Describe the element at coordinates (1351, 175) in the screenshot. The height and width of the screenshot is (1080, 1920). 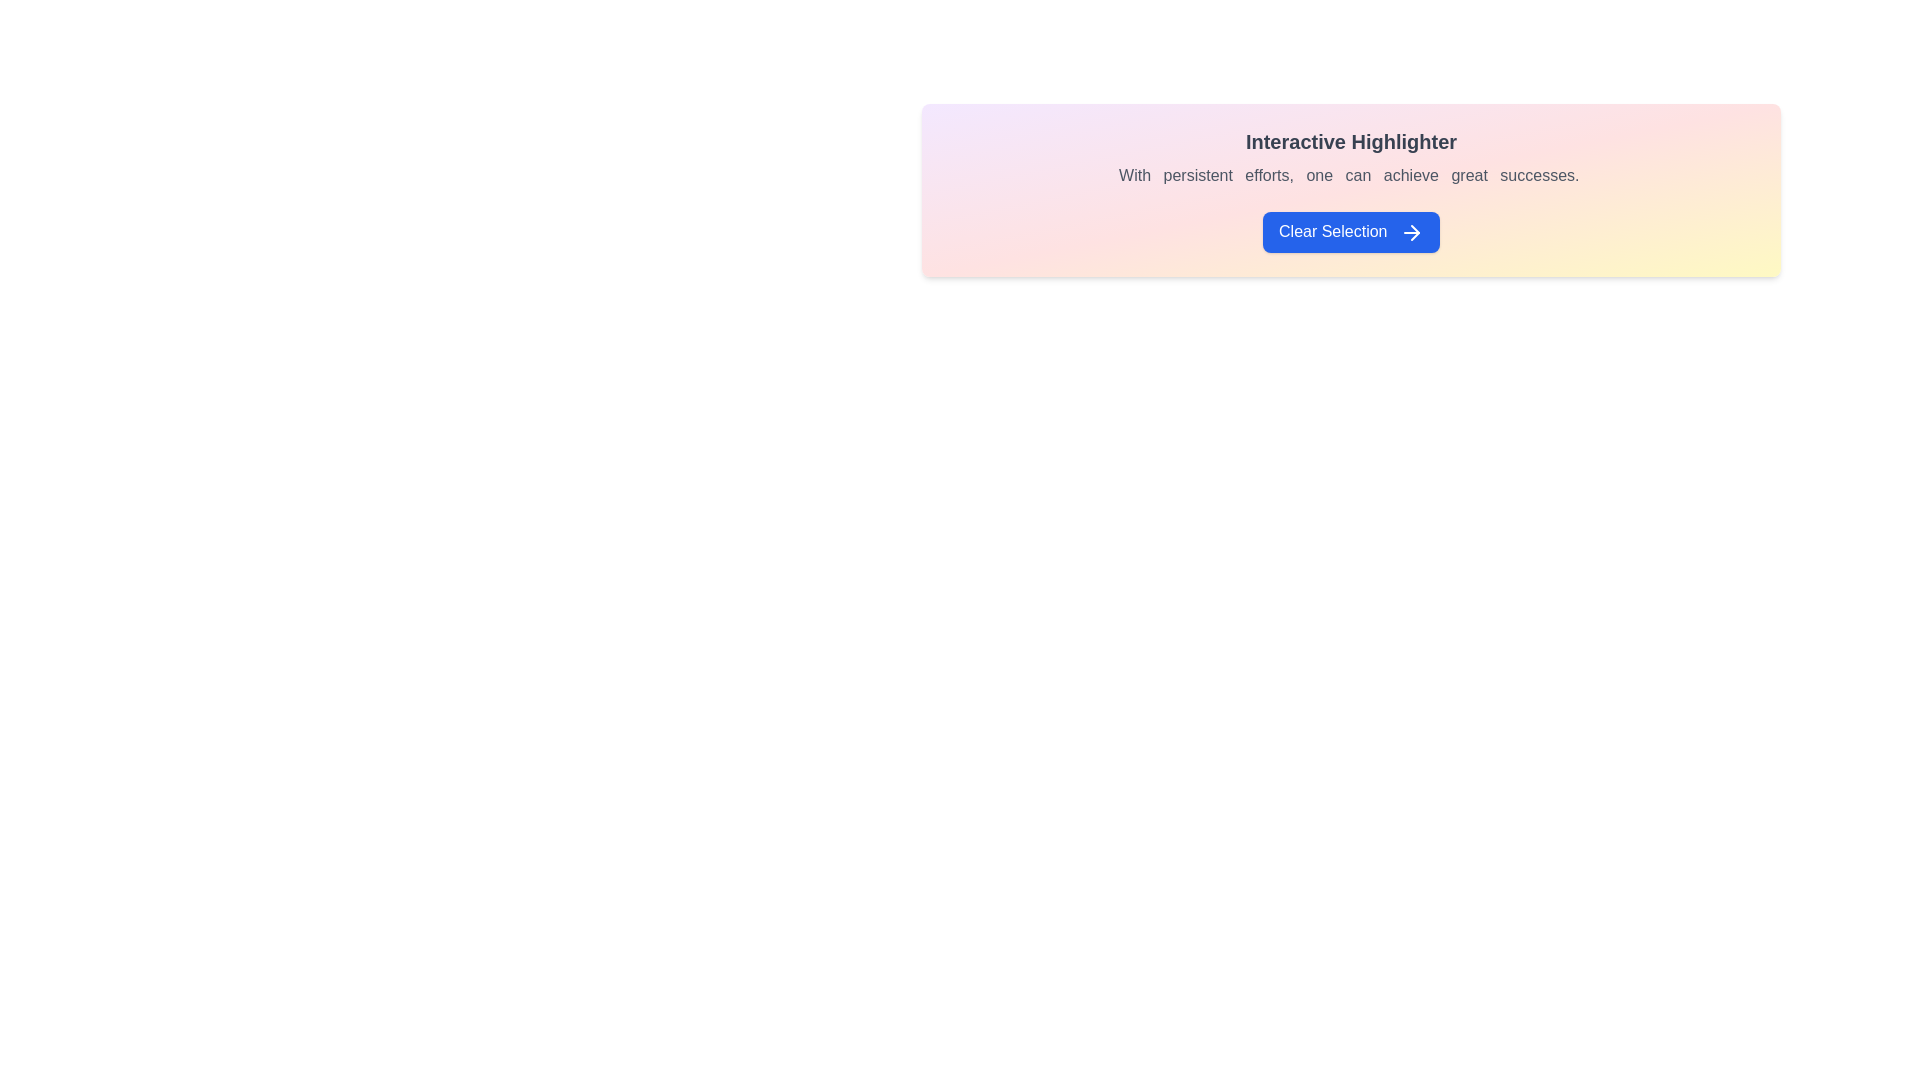
I see `the text element that reads 'With persistent efforts, one can achieve great successes.', which is located below the title 'Interactive Highlighter'` at that location.